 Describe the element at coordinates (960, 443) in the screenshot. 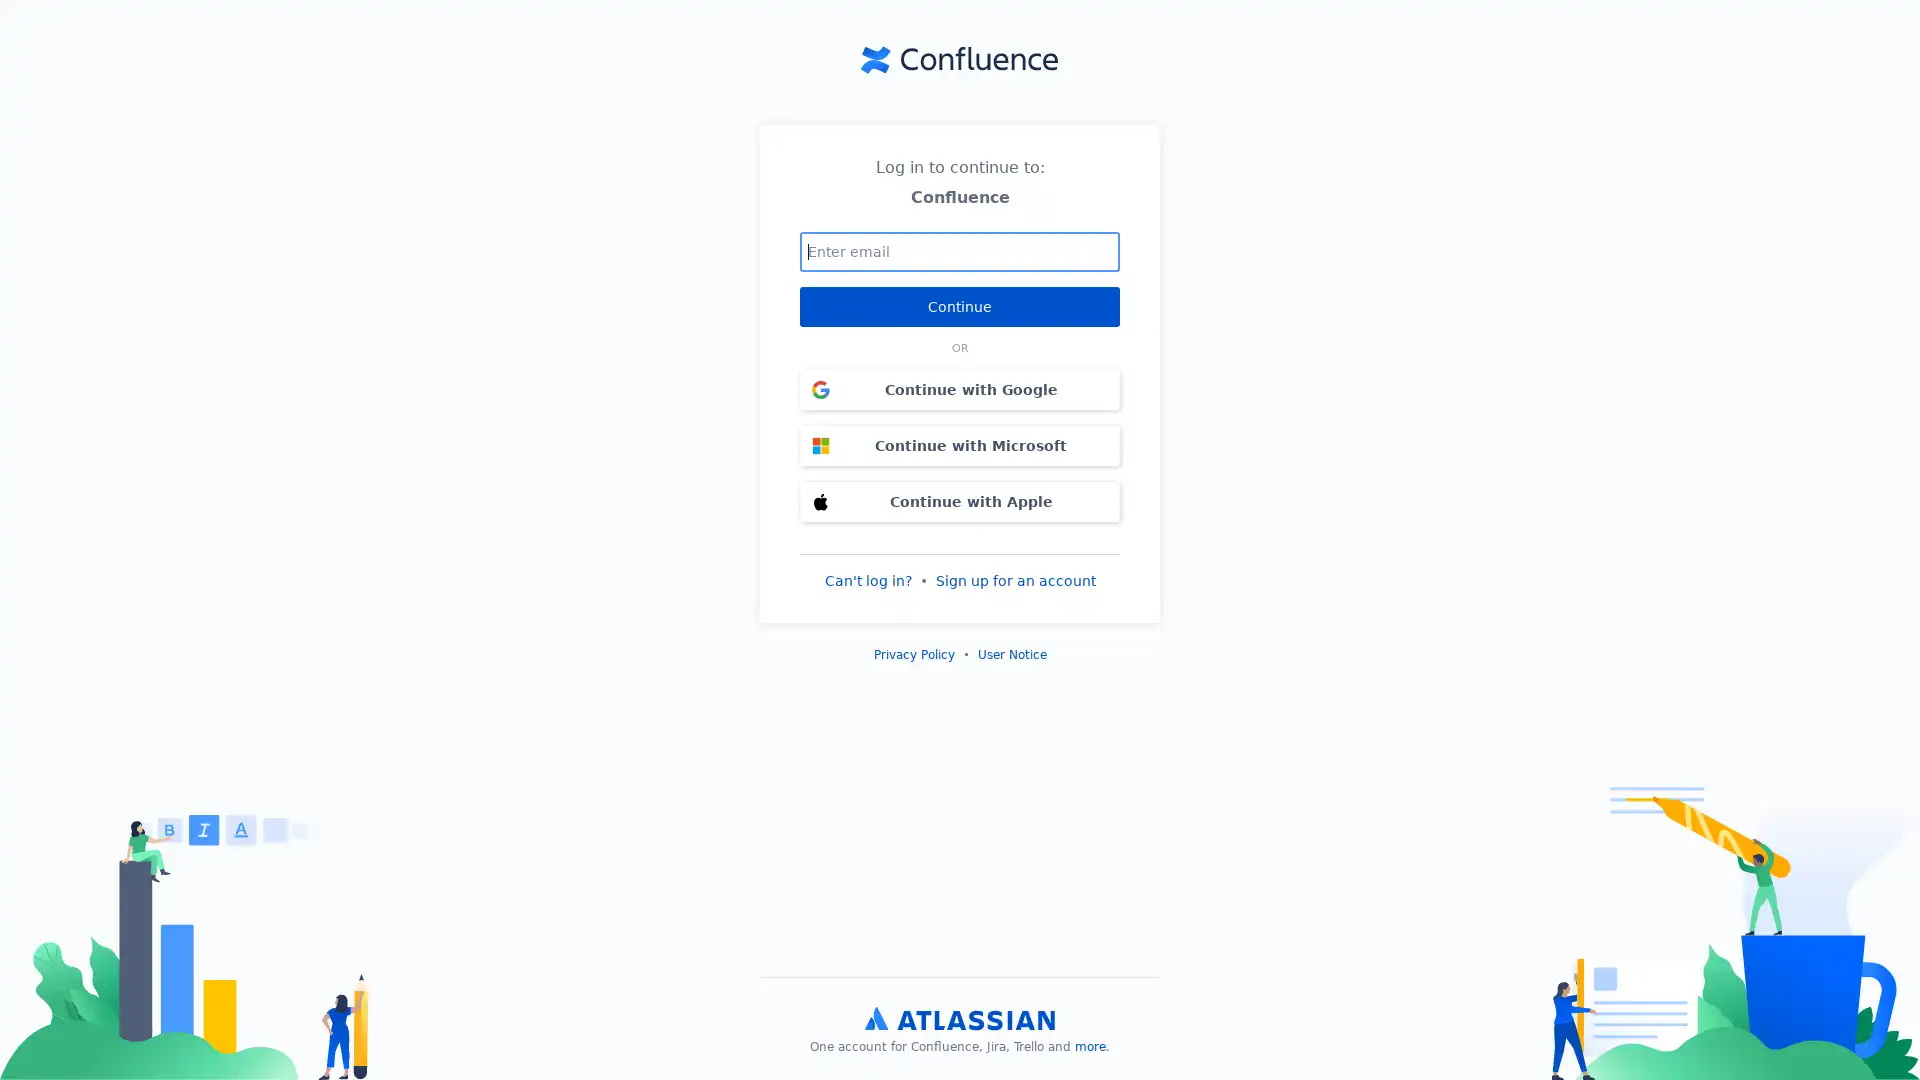

I see `Continue with Microsoft` at that location.